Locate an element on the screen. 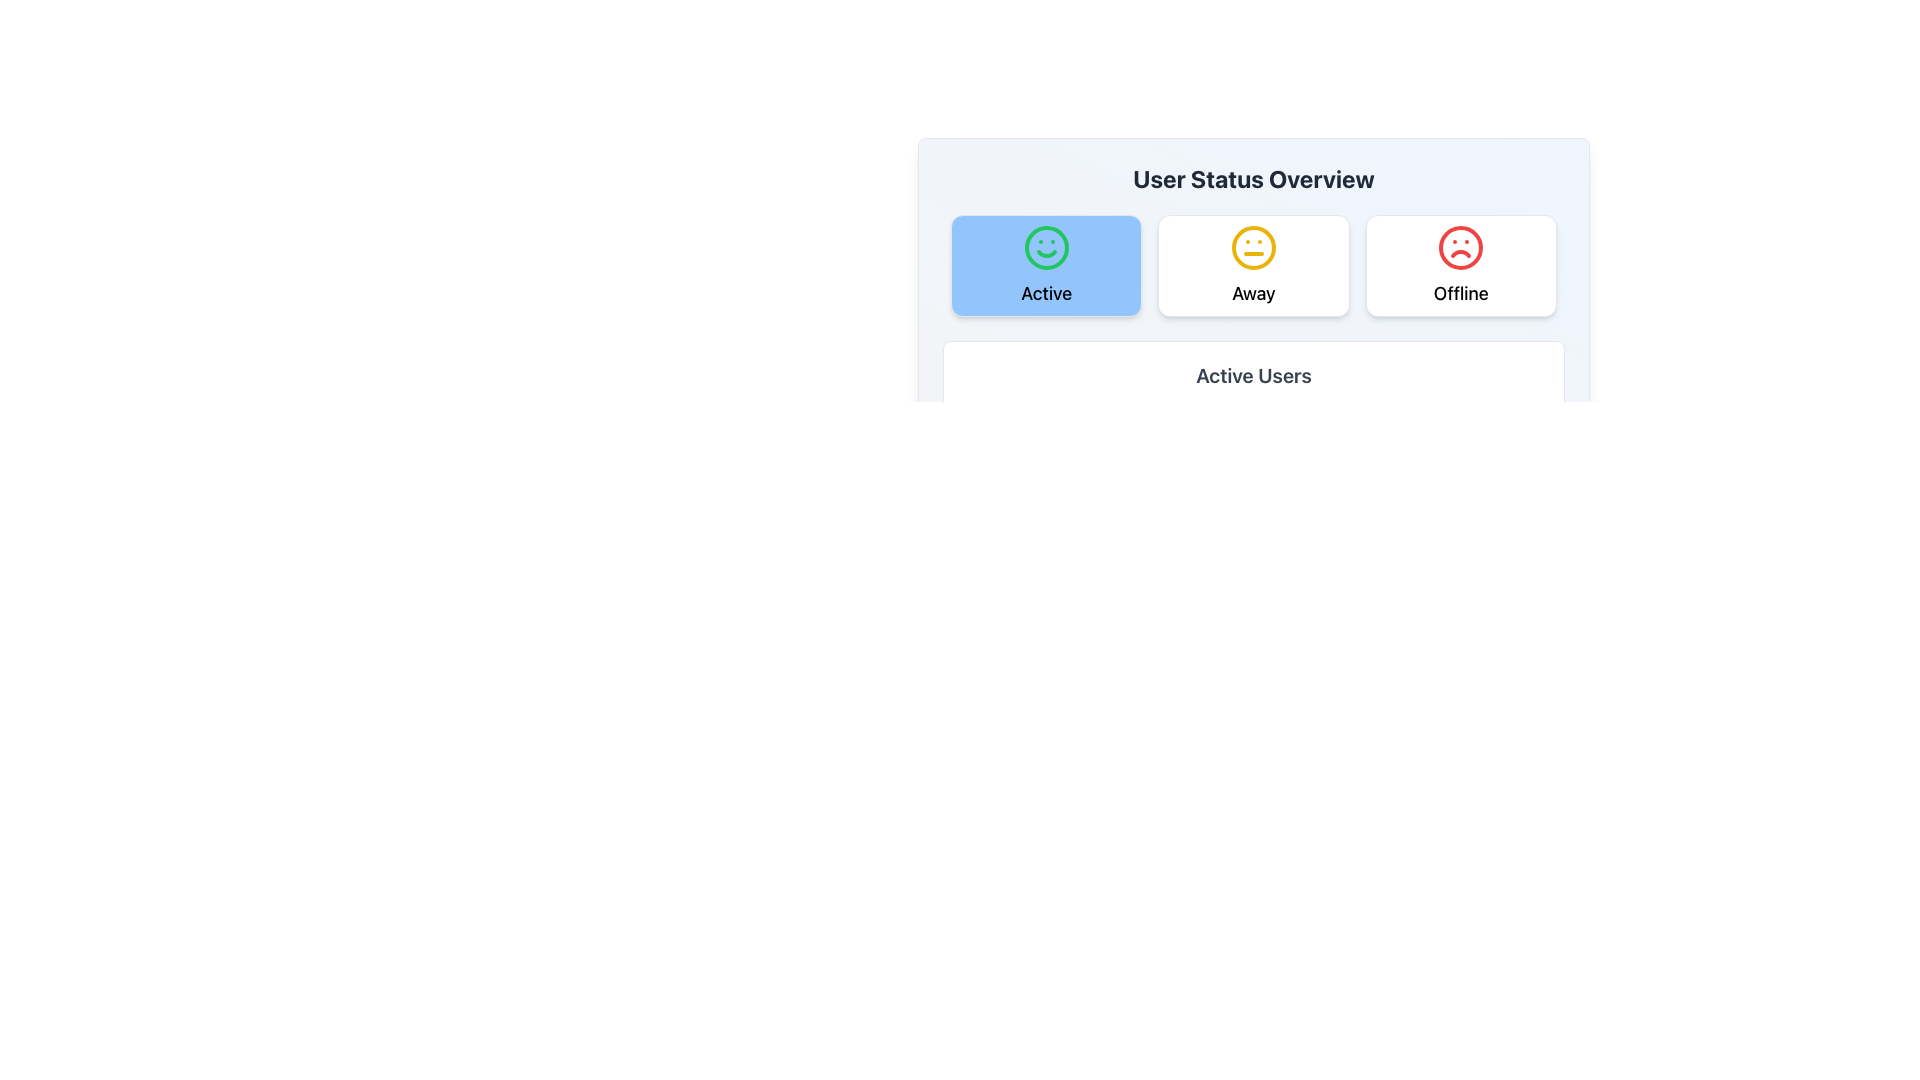  the text label indicating user status as 'Offline', located below the red sad face icon in the rightmost card of user status indicators is located at coordinates (1461, 293).